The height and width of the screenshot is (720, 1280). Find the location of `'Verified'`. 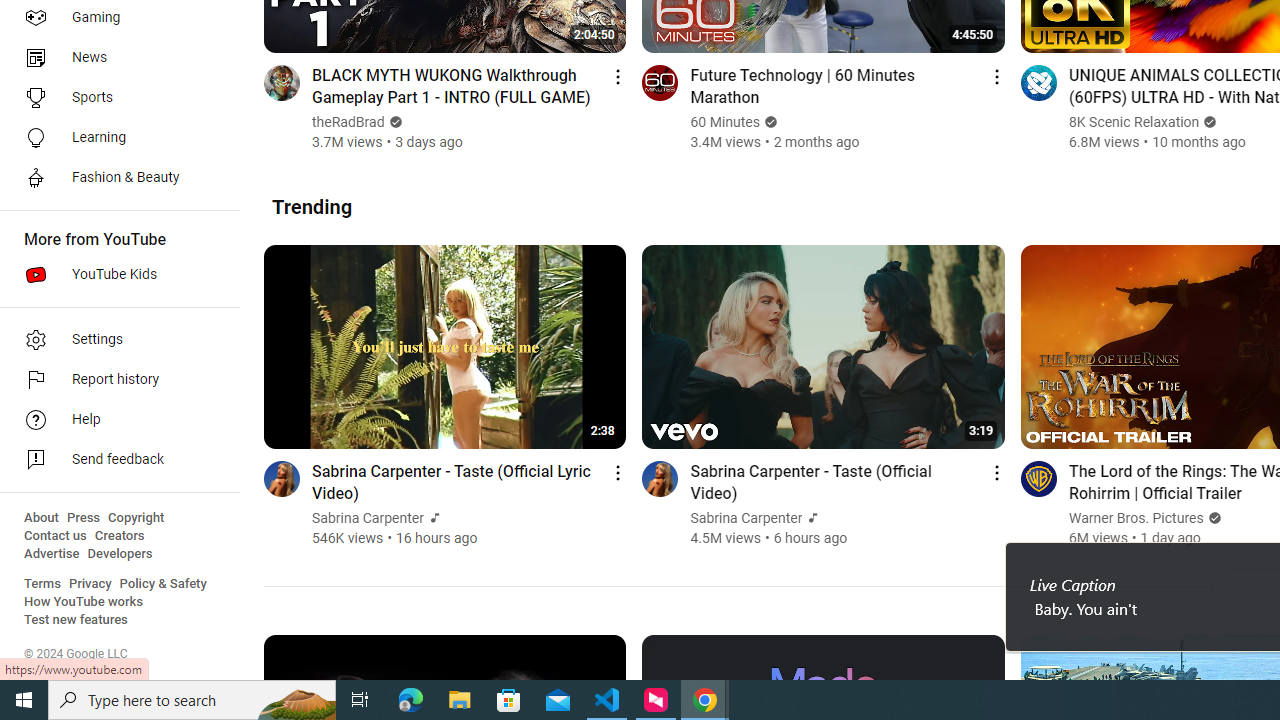

'Verified' is located at coordinates (1211, 517).